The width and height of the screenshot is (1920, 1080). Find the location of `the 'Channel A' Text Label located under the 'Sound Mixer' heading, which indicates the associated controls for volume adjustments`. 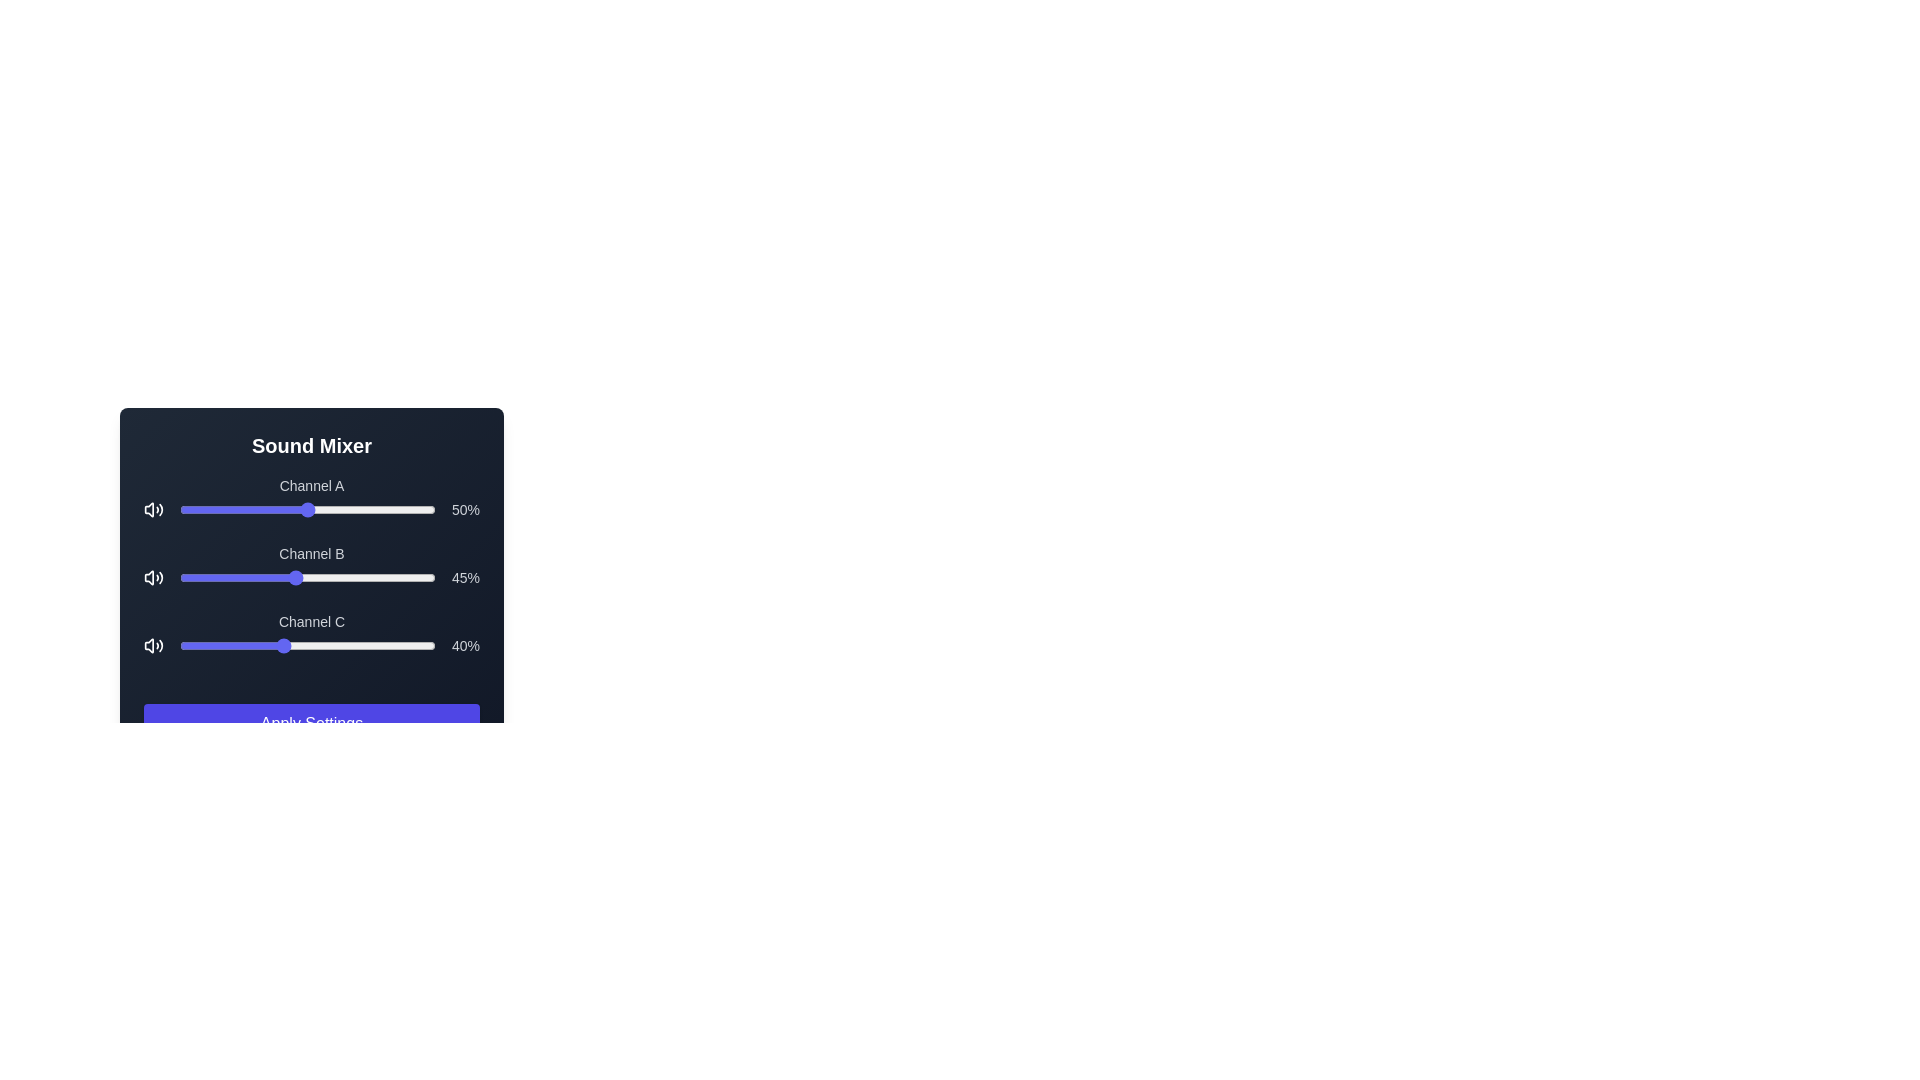

the 'Channel A' Text Label located under the 'Sound Mixer' heading, which indicates the associated controls for volume adjustments is located at coordinates (311, 486).